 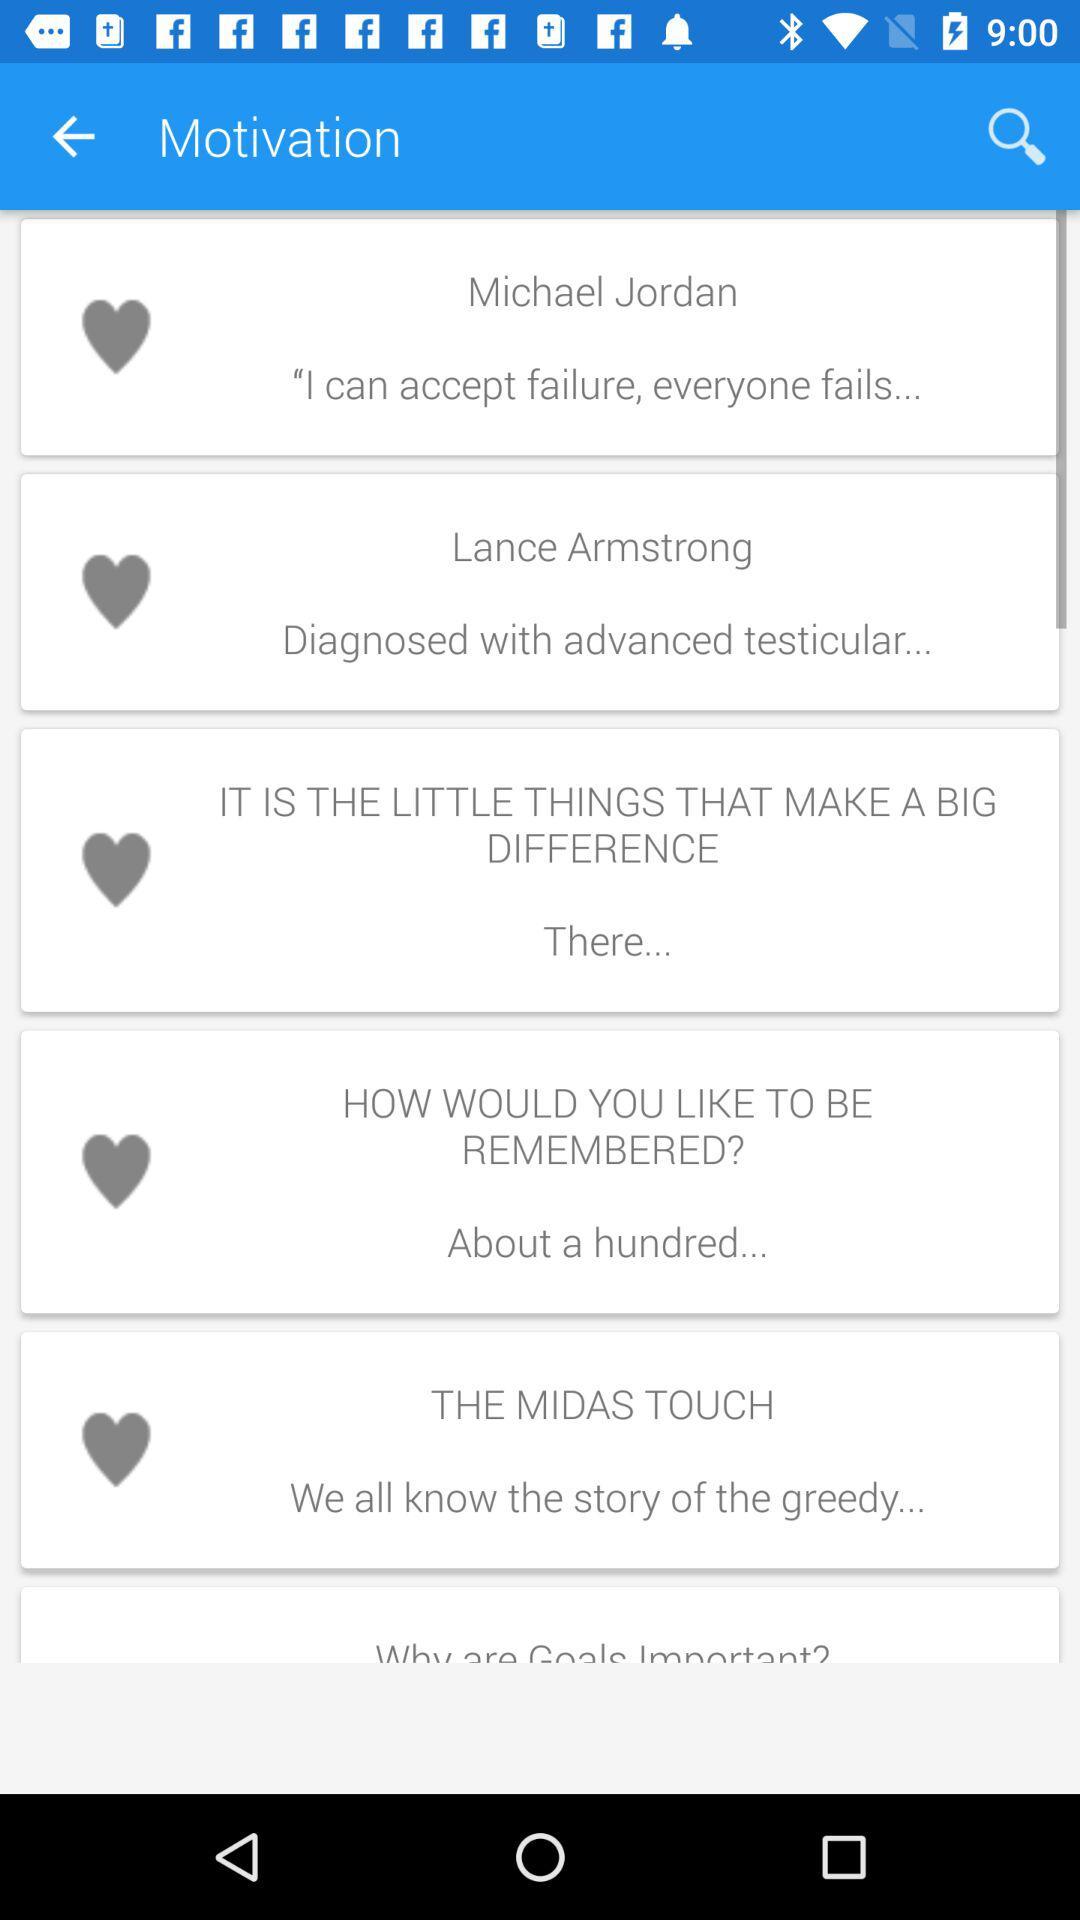 I want to click on icon above the it is the, so click(x=606, y=591).